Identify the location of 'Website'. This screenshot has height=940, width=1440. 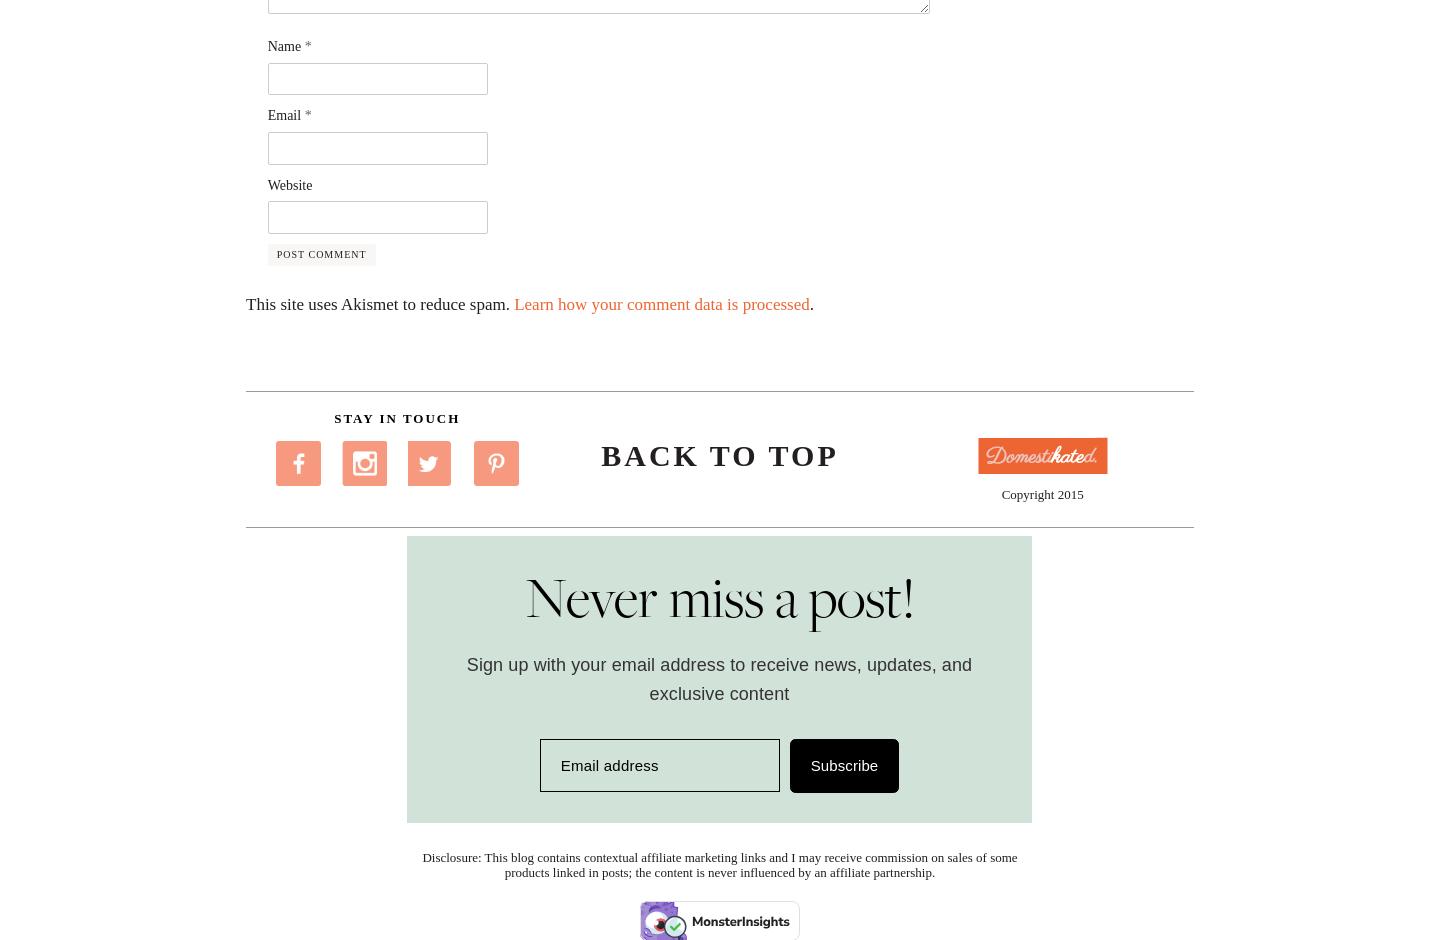
(288, 184).